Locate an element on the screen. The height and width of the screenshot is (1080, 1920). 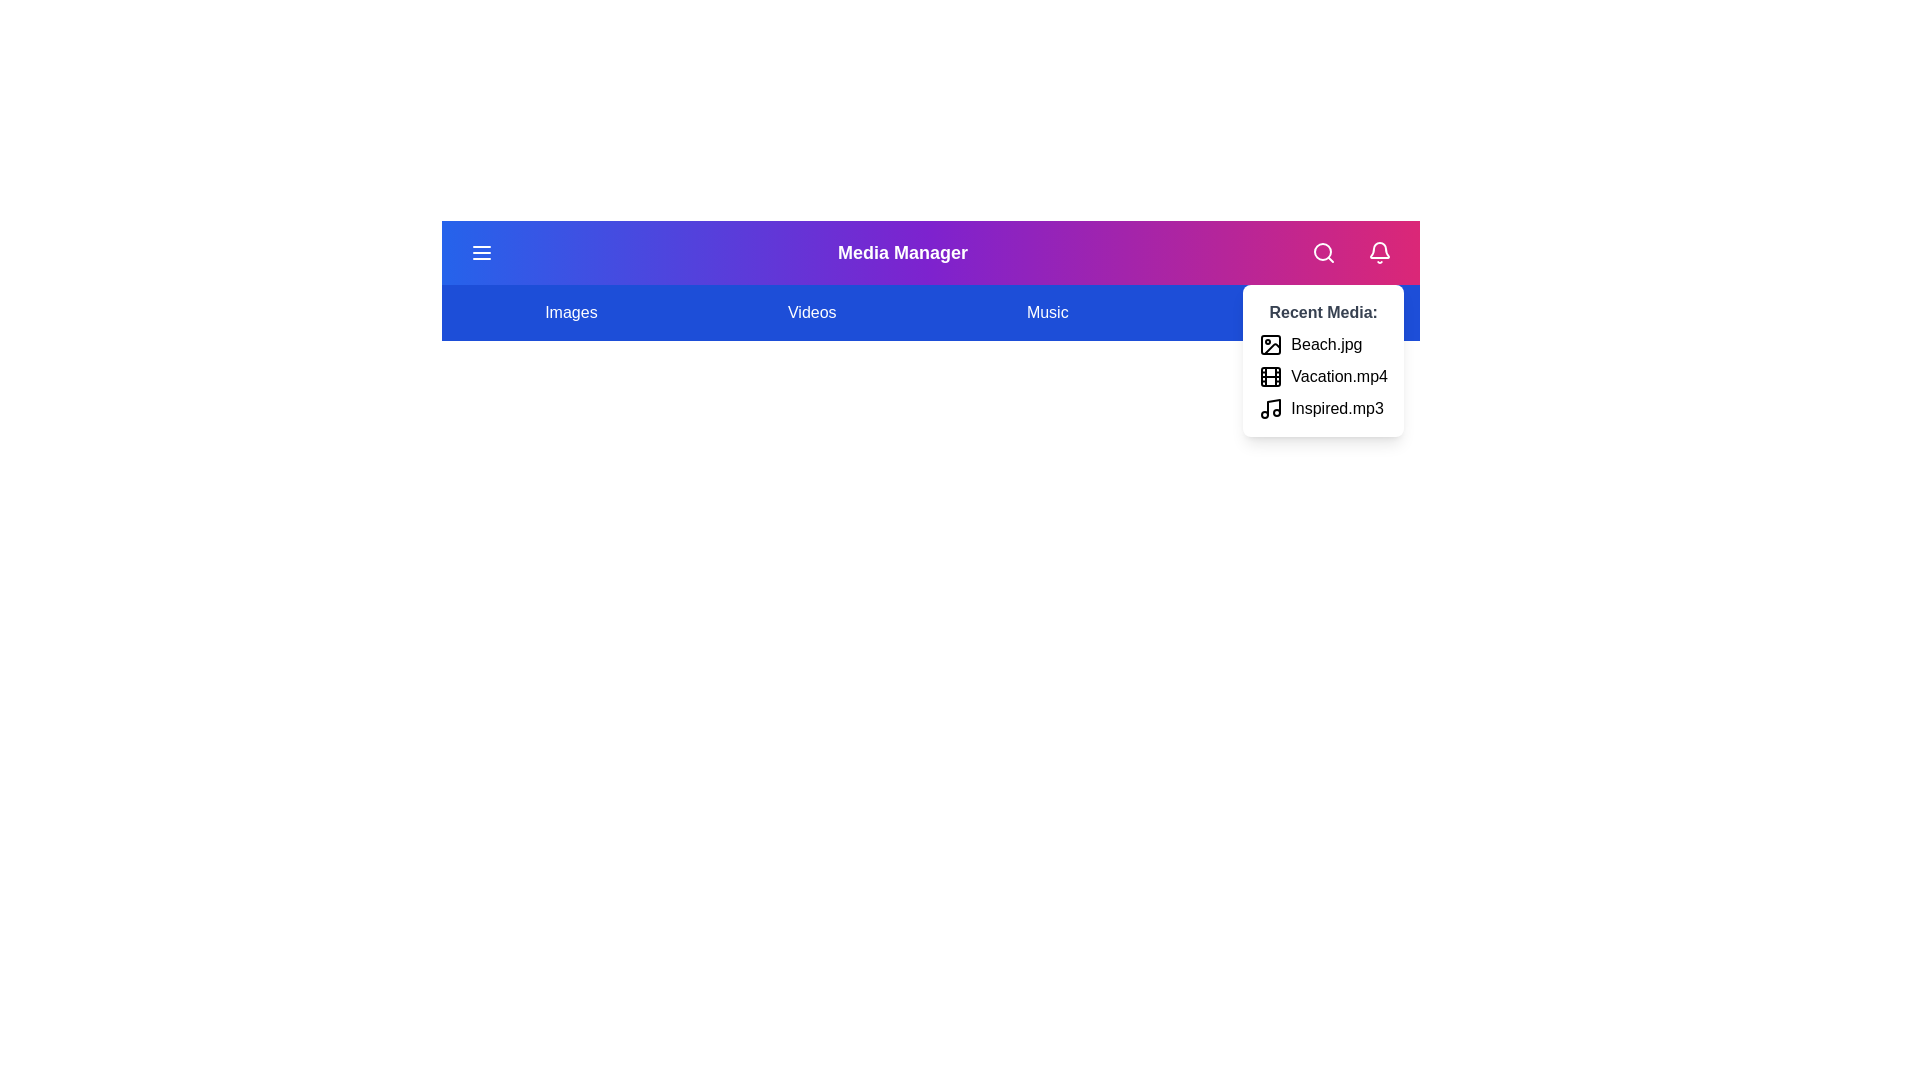
the media category Videos to navigate to it is located at coordinates (812, 312).